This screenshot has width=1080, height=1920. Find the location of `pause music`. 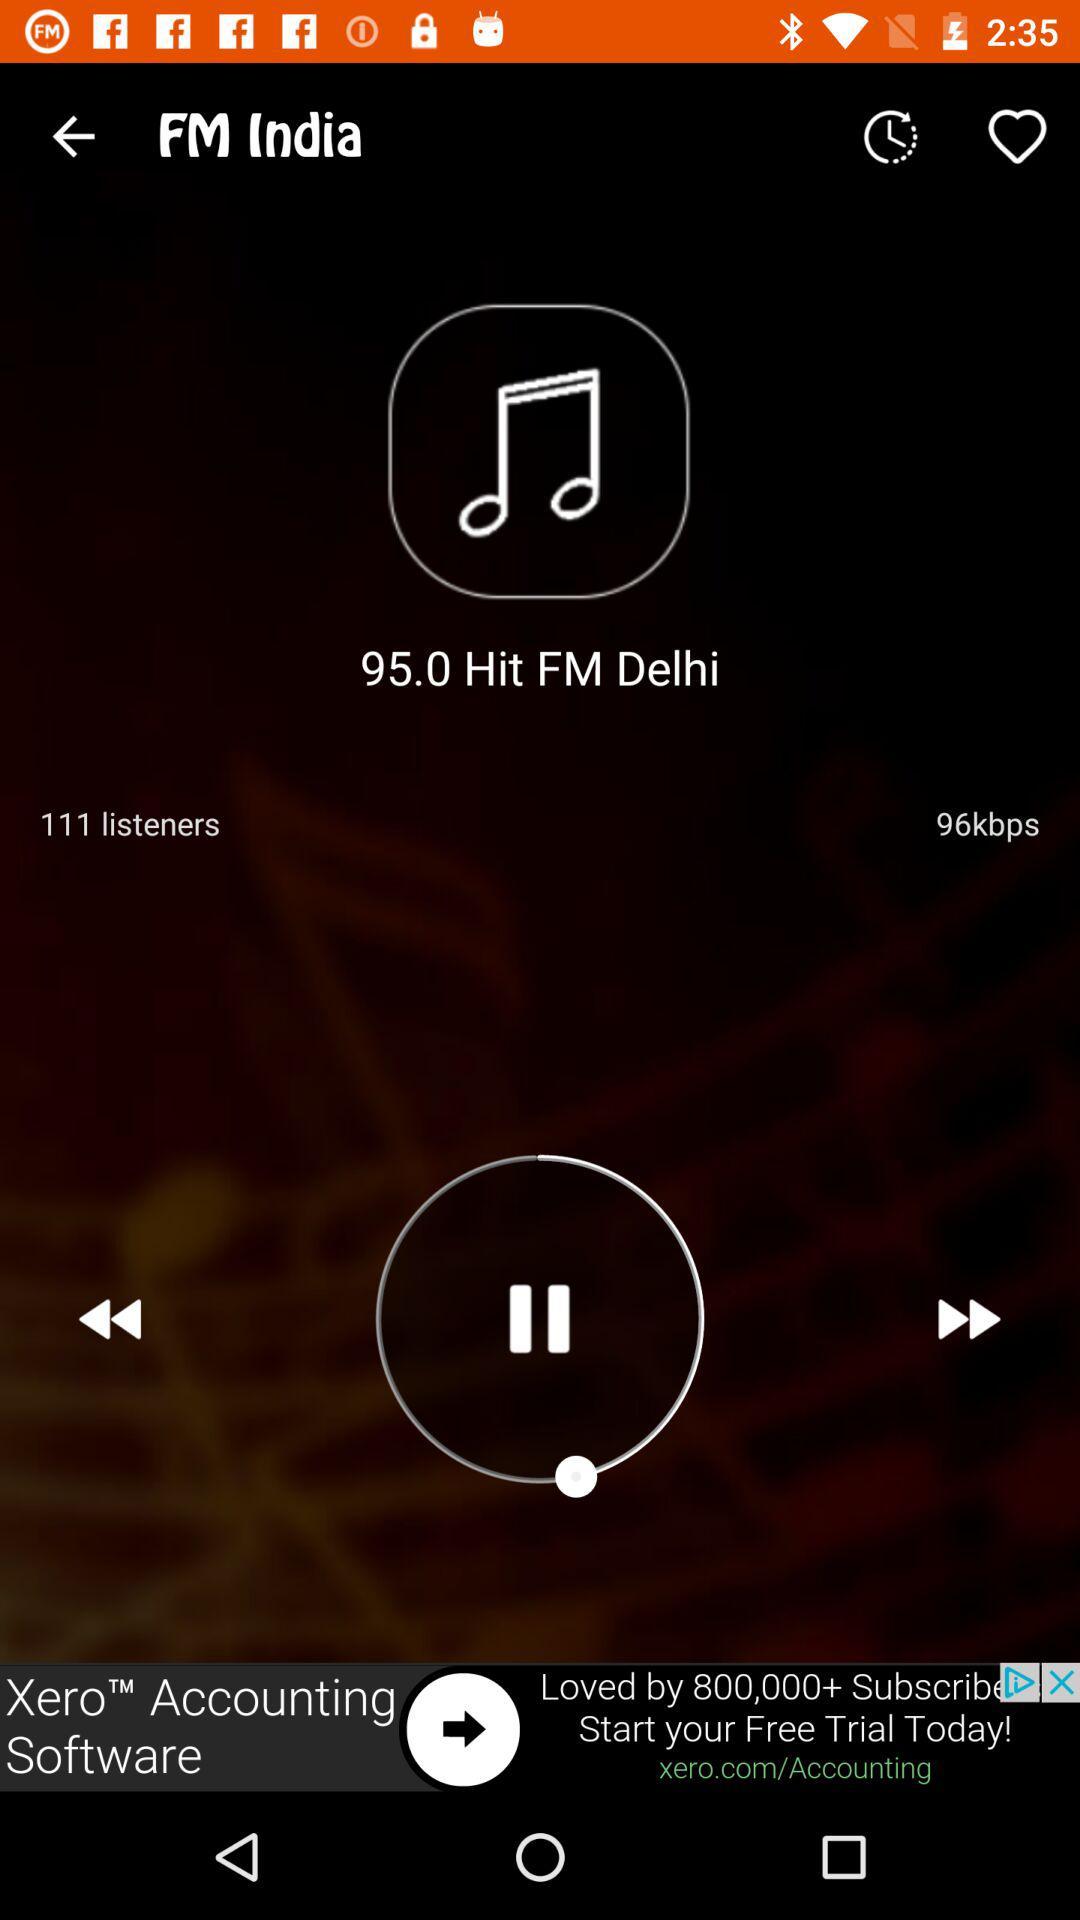

pause music is located at coordinates (538, 1318).